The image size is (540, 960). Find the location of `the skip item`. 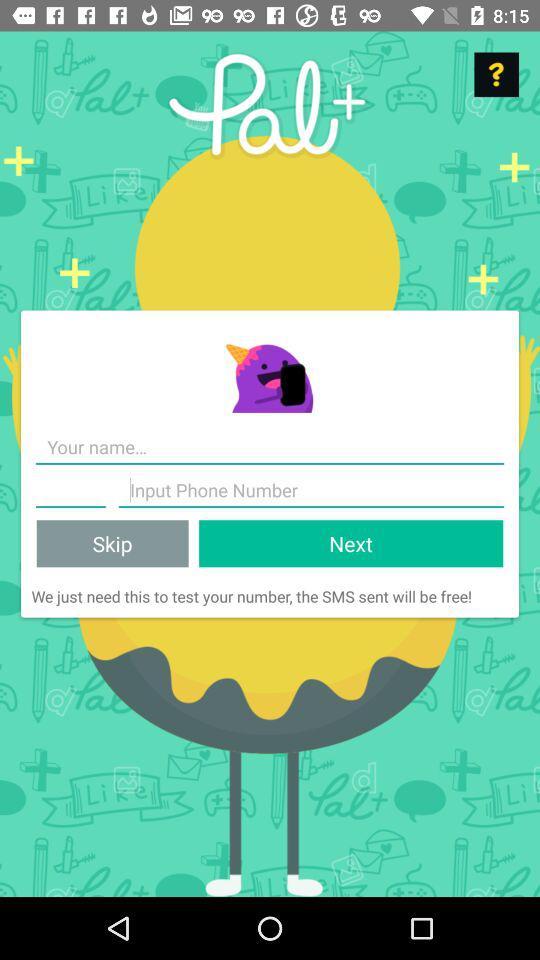

the skip item is located at coordinates (112, 543).